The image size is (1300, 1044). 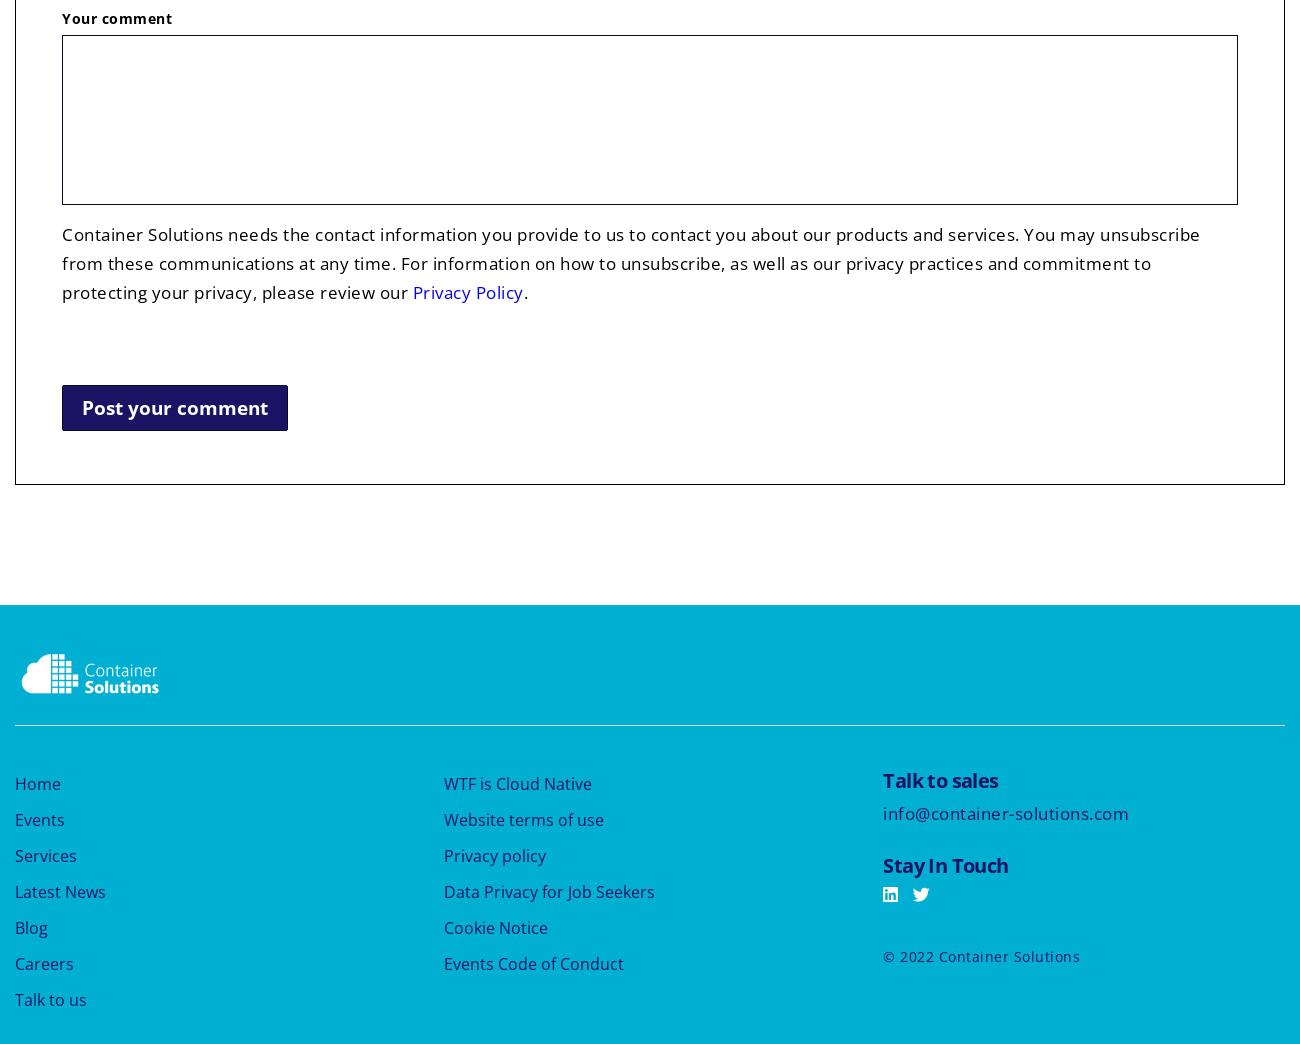 I want to click on 'Your comment', so click(x=116, y=17).